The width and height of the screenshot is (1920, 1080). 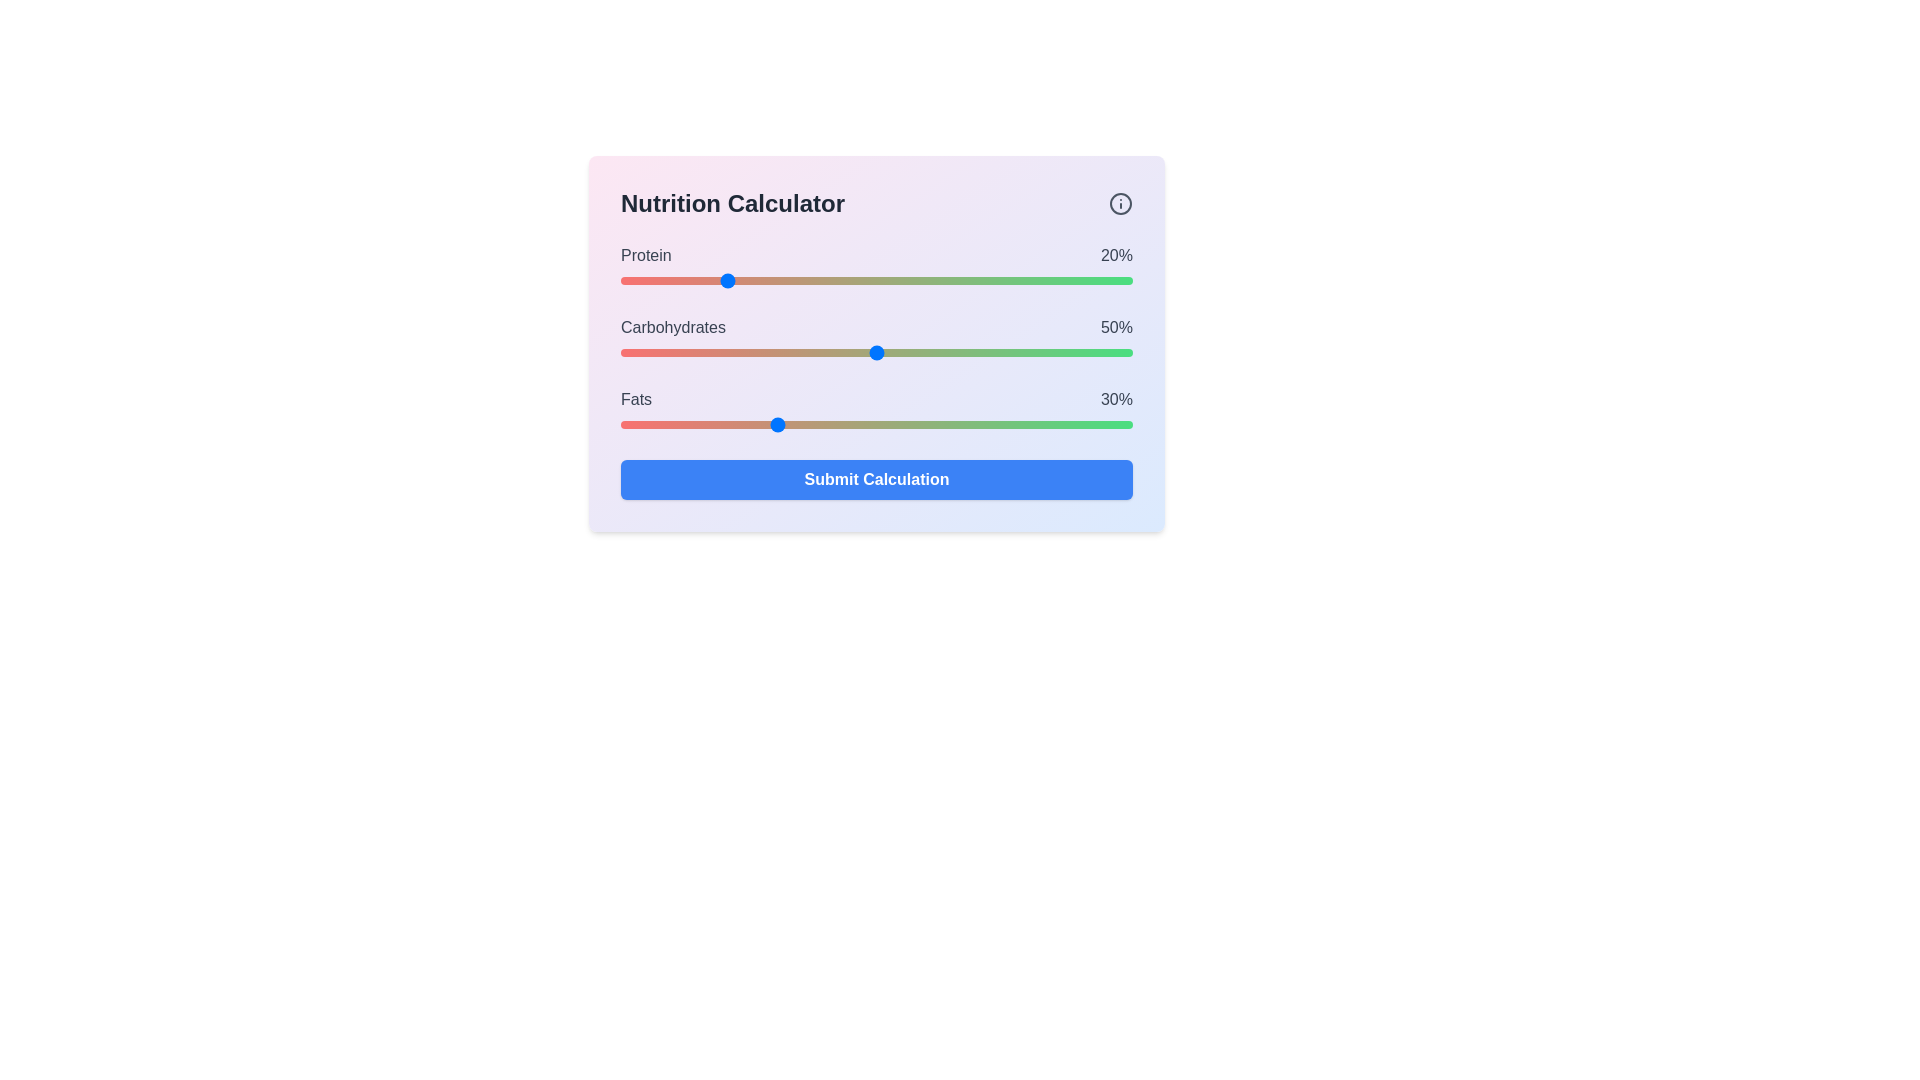 I want to click on the protein slider to 13%, so click(x=687, y=281).